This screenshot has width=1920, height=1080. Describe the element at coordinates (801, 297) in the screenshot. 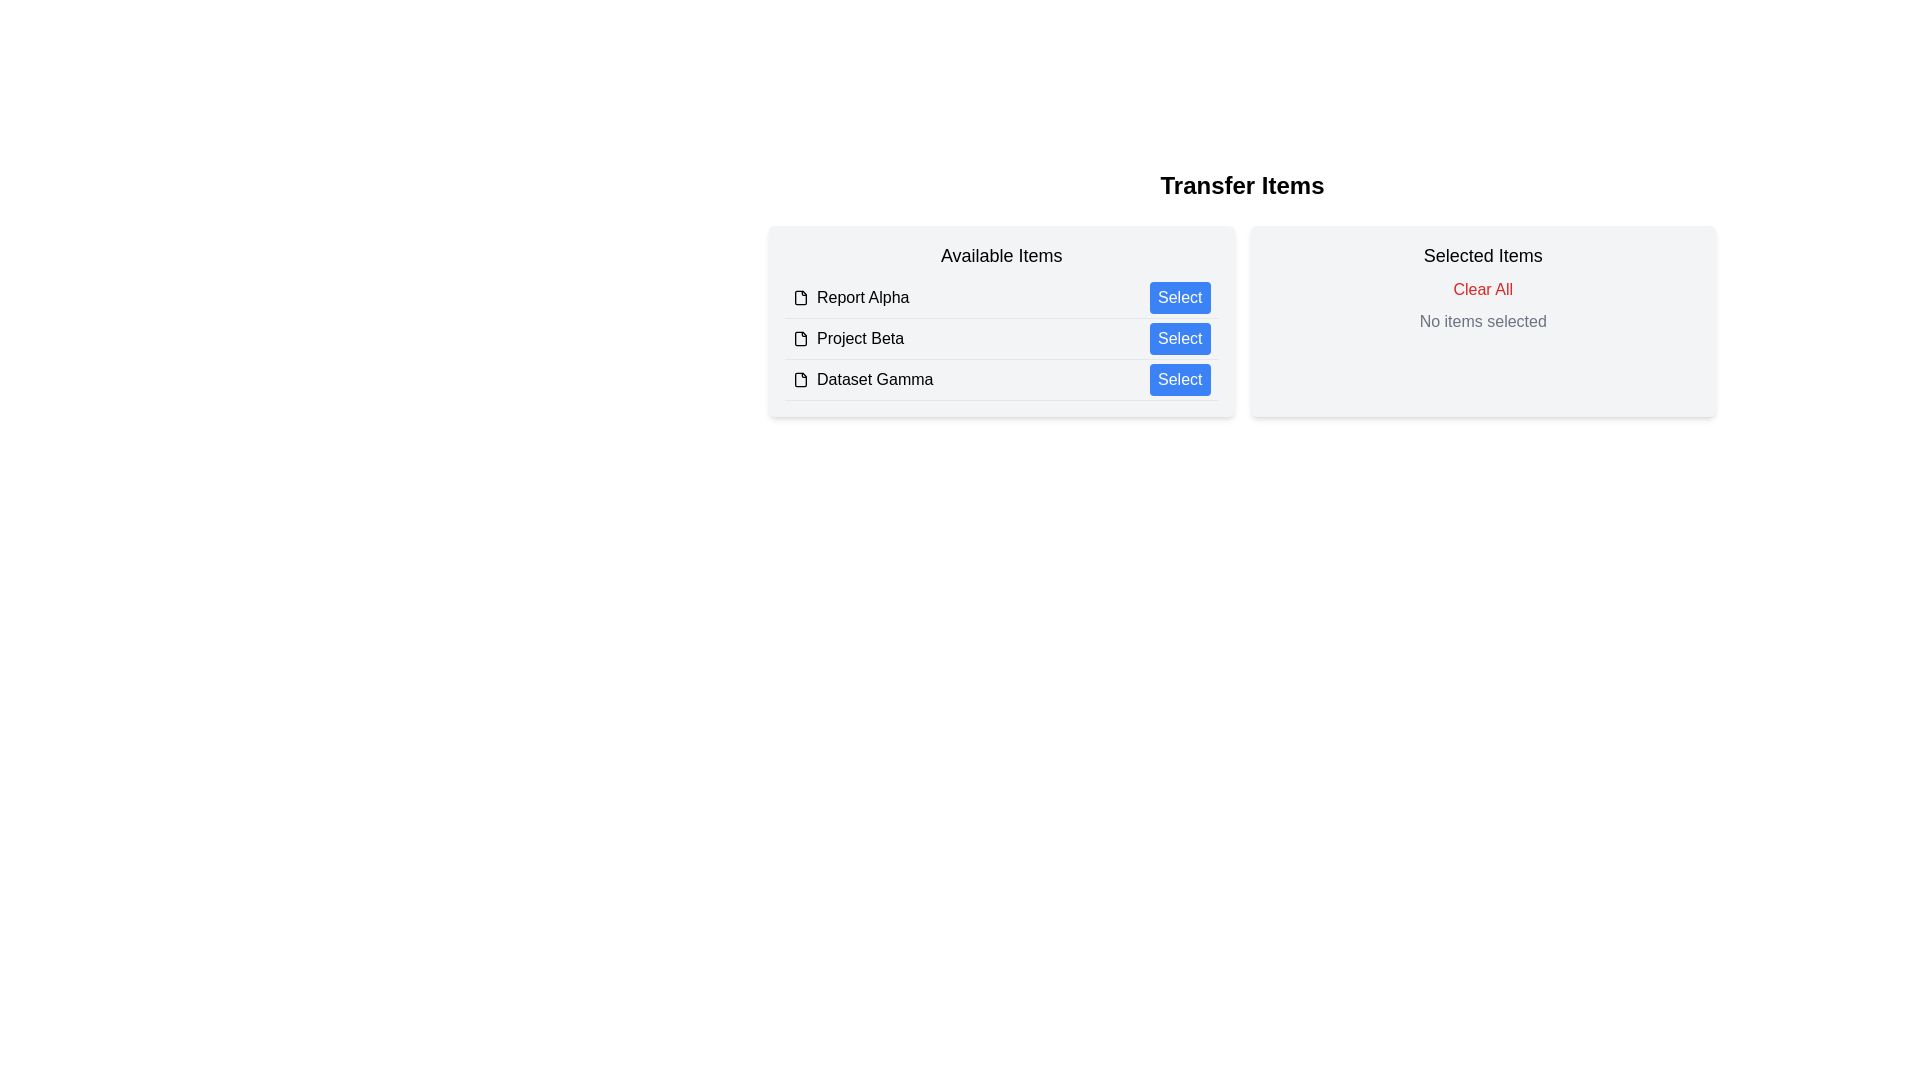

I see `the document file icon located to the left of 'Report Alpha' in the 'Available Items' list` at that location.